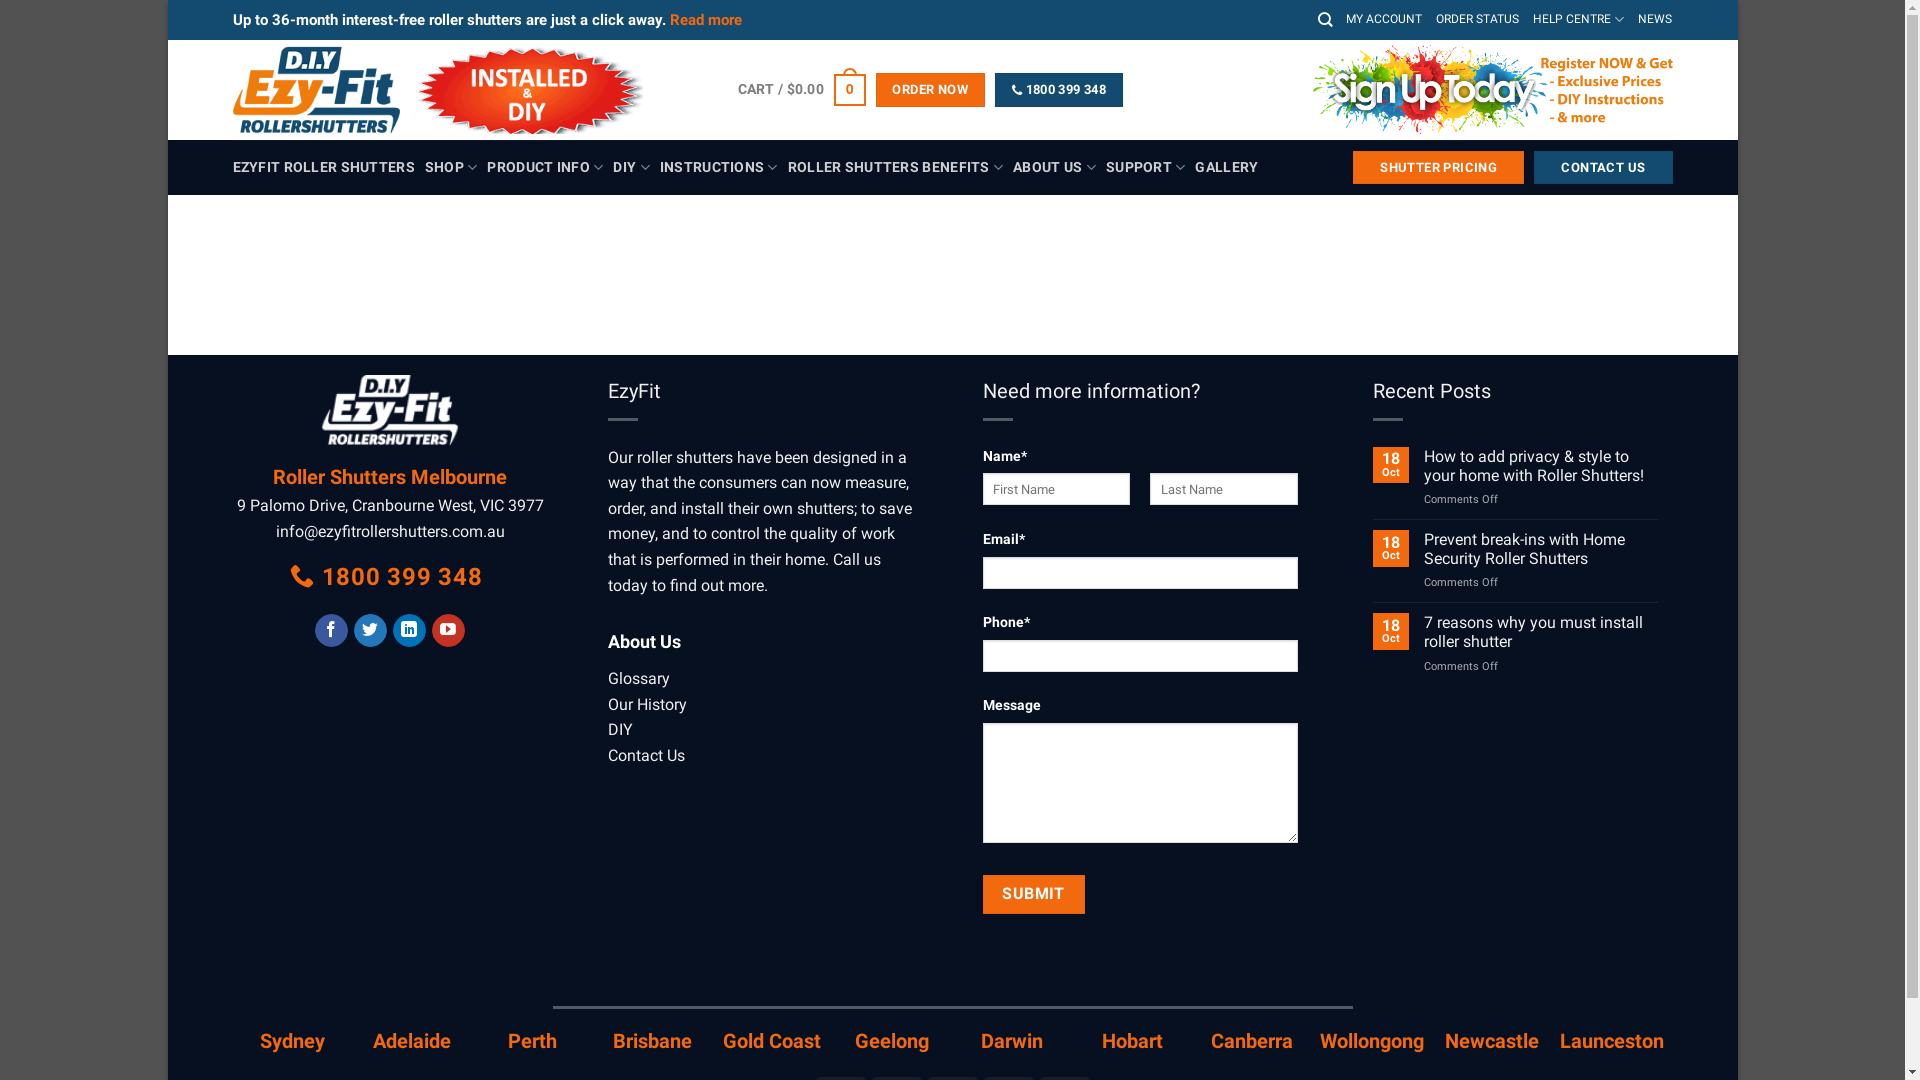  I want to click on 'Follow on YouTube', so click(447, 631).